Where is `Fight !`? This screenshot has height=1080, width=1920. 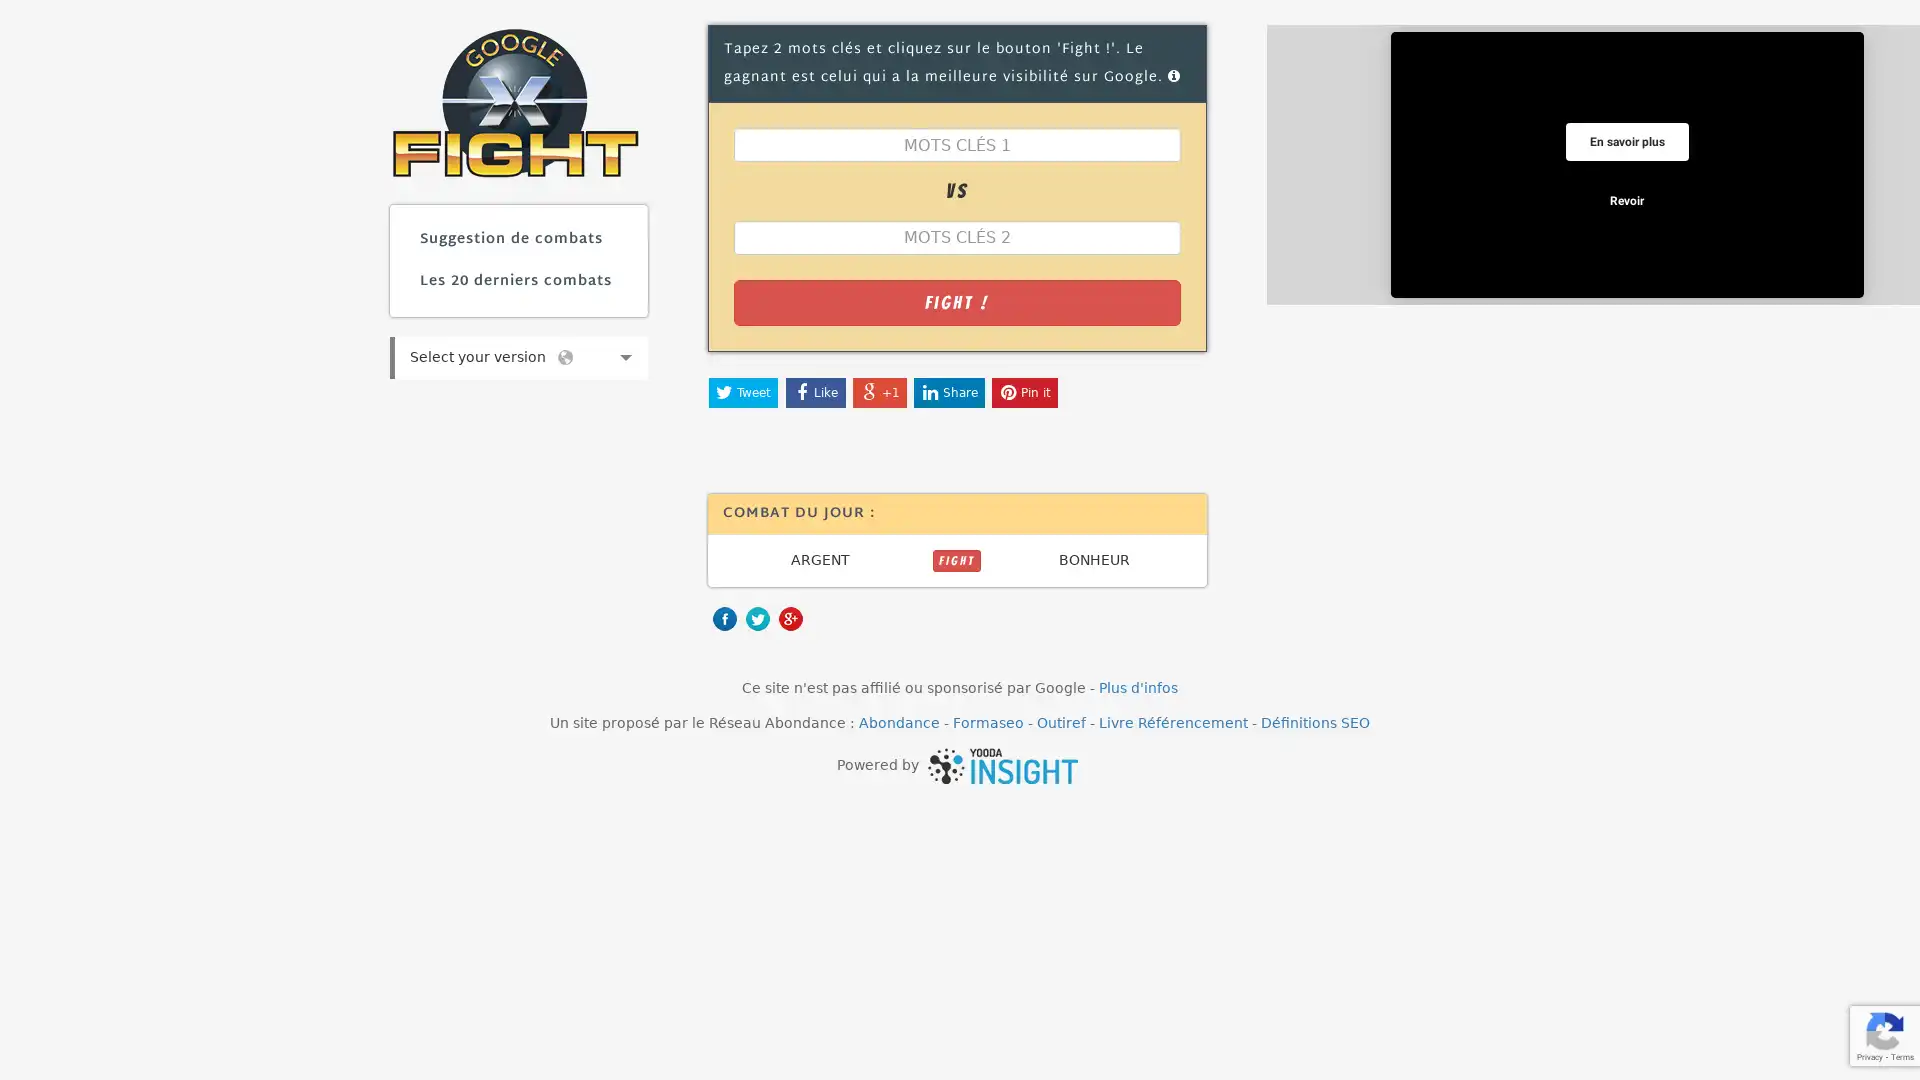 Fight ! is located at coordinates (955, 301).